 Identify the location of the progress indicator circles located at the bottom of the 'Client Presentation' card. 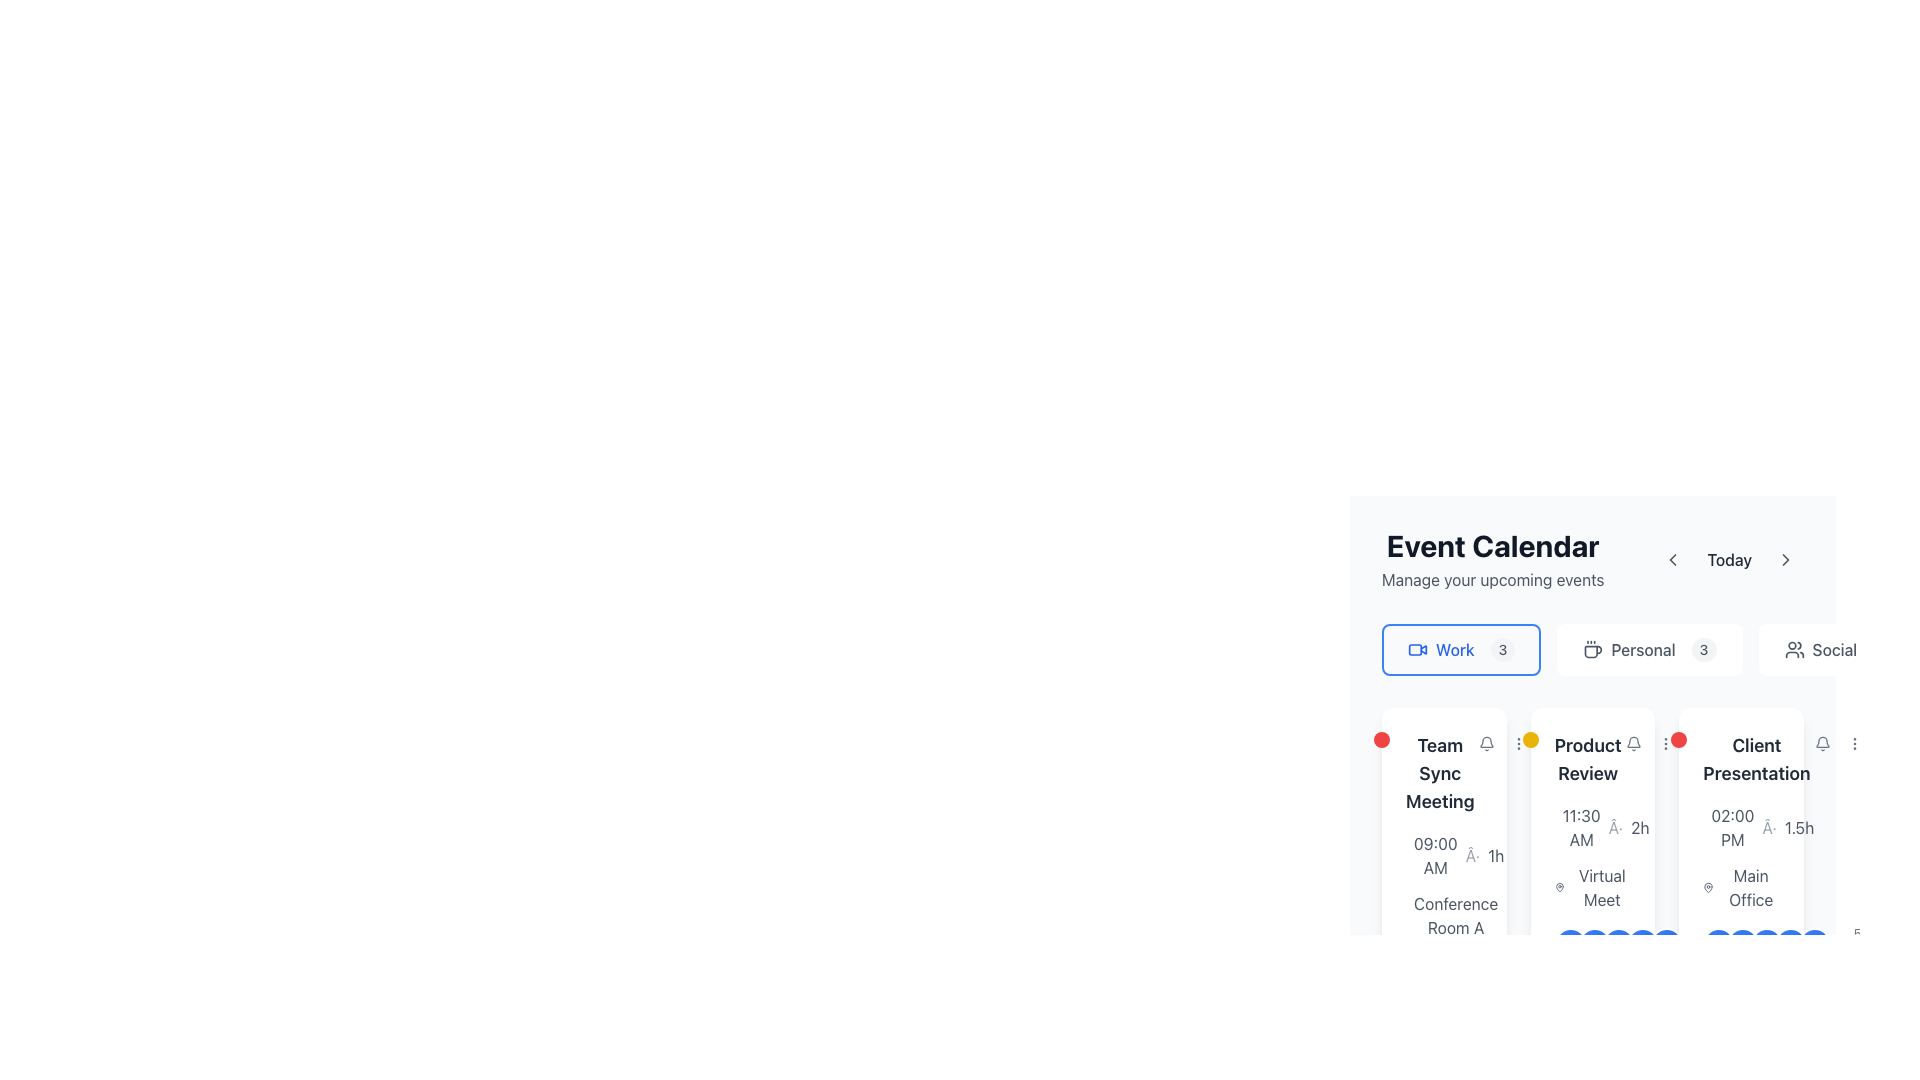
(1767, 944).